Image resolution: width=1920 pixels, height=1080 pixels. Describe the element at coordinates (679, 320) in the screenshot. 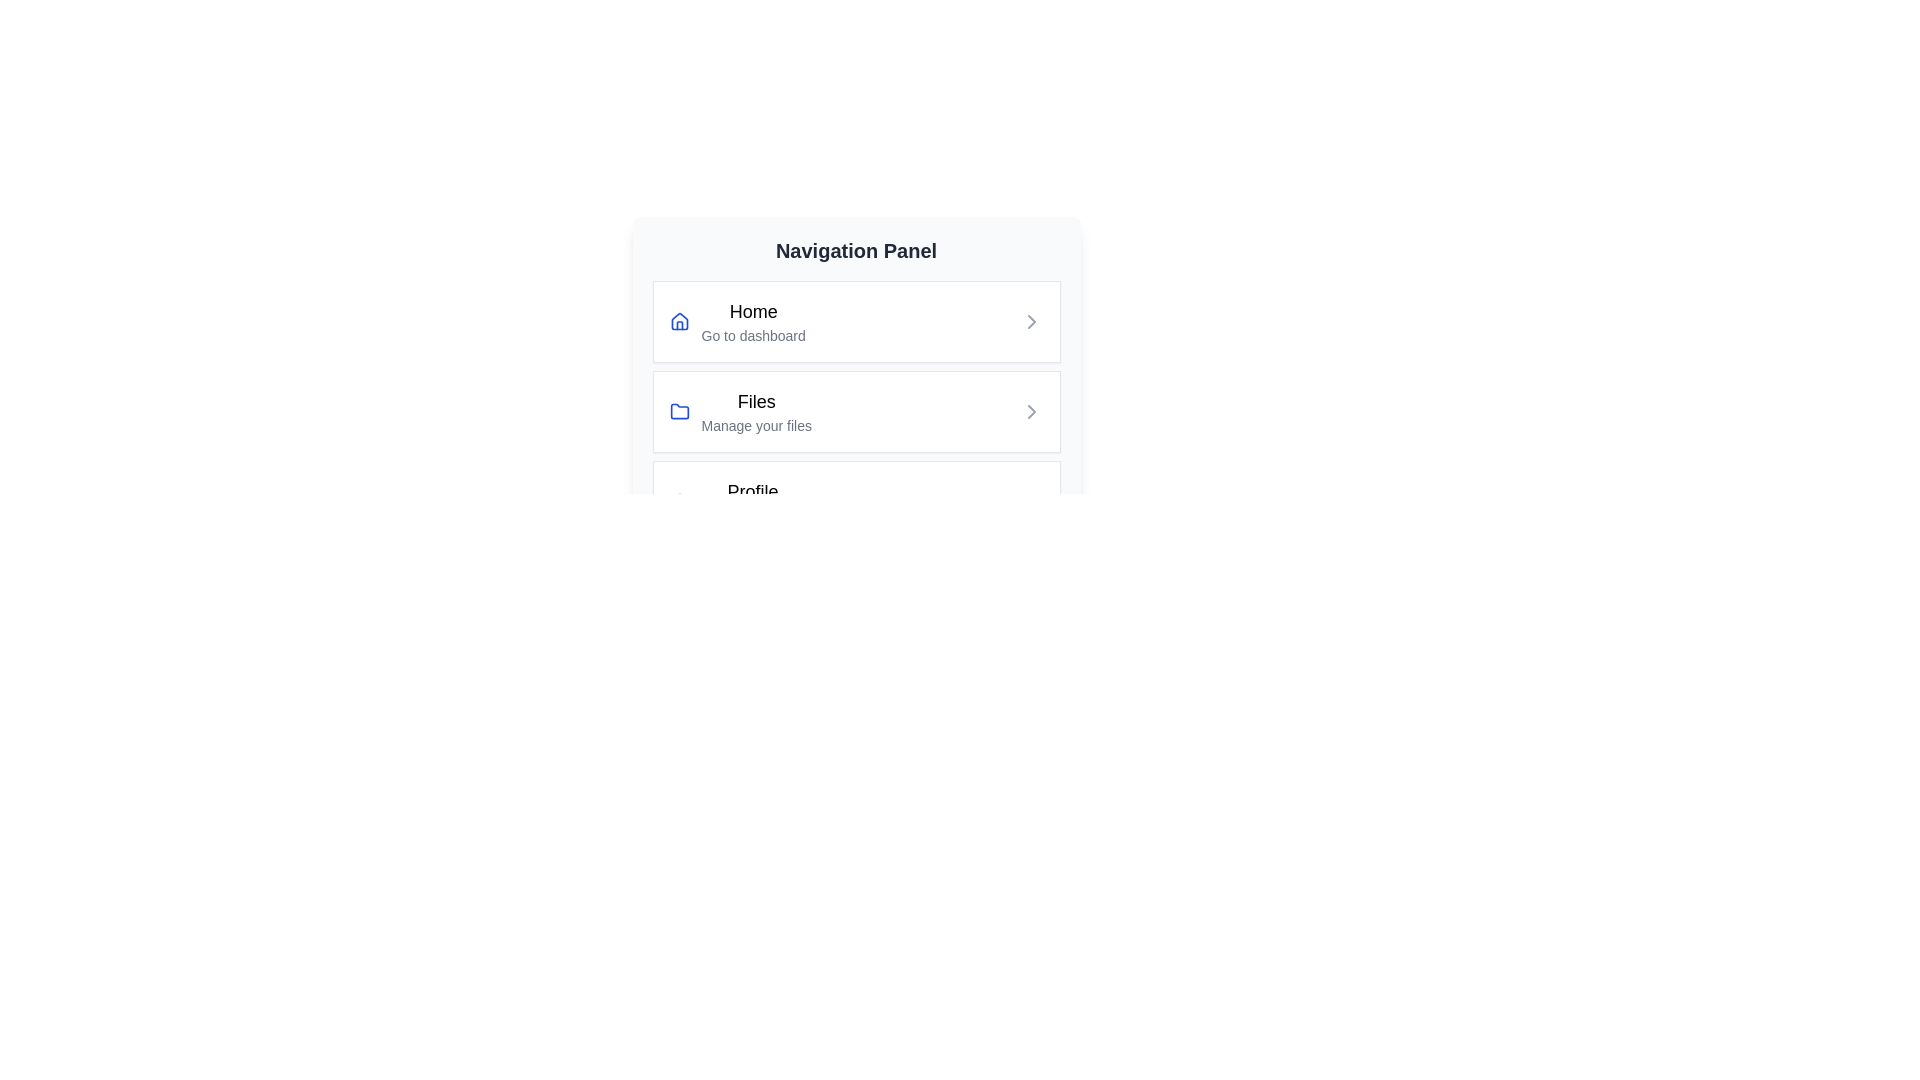

I see `the home navigation icon located to the left of the 'Home' text` at that location.